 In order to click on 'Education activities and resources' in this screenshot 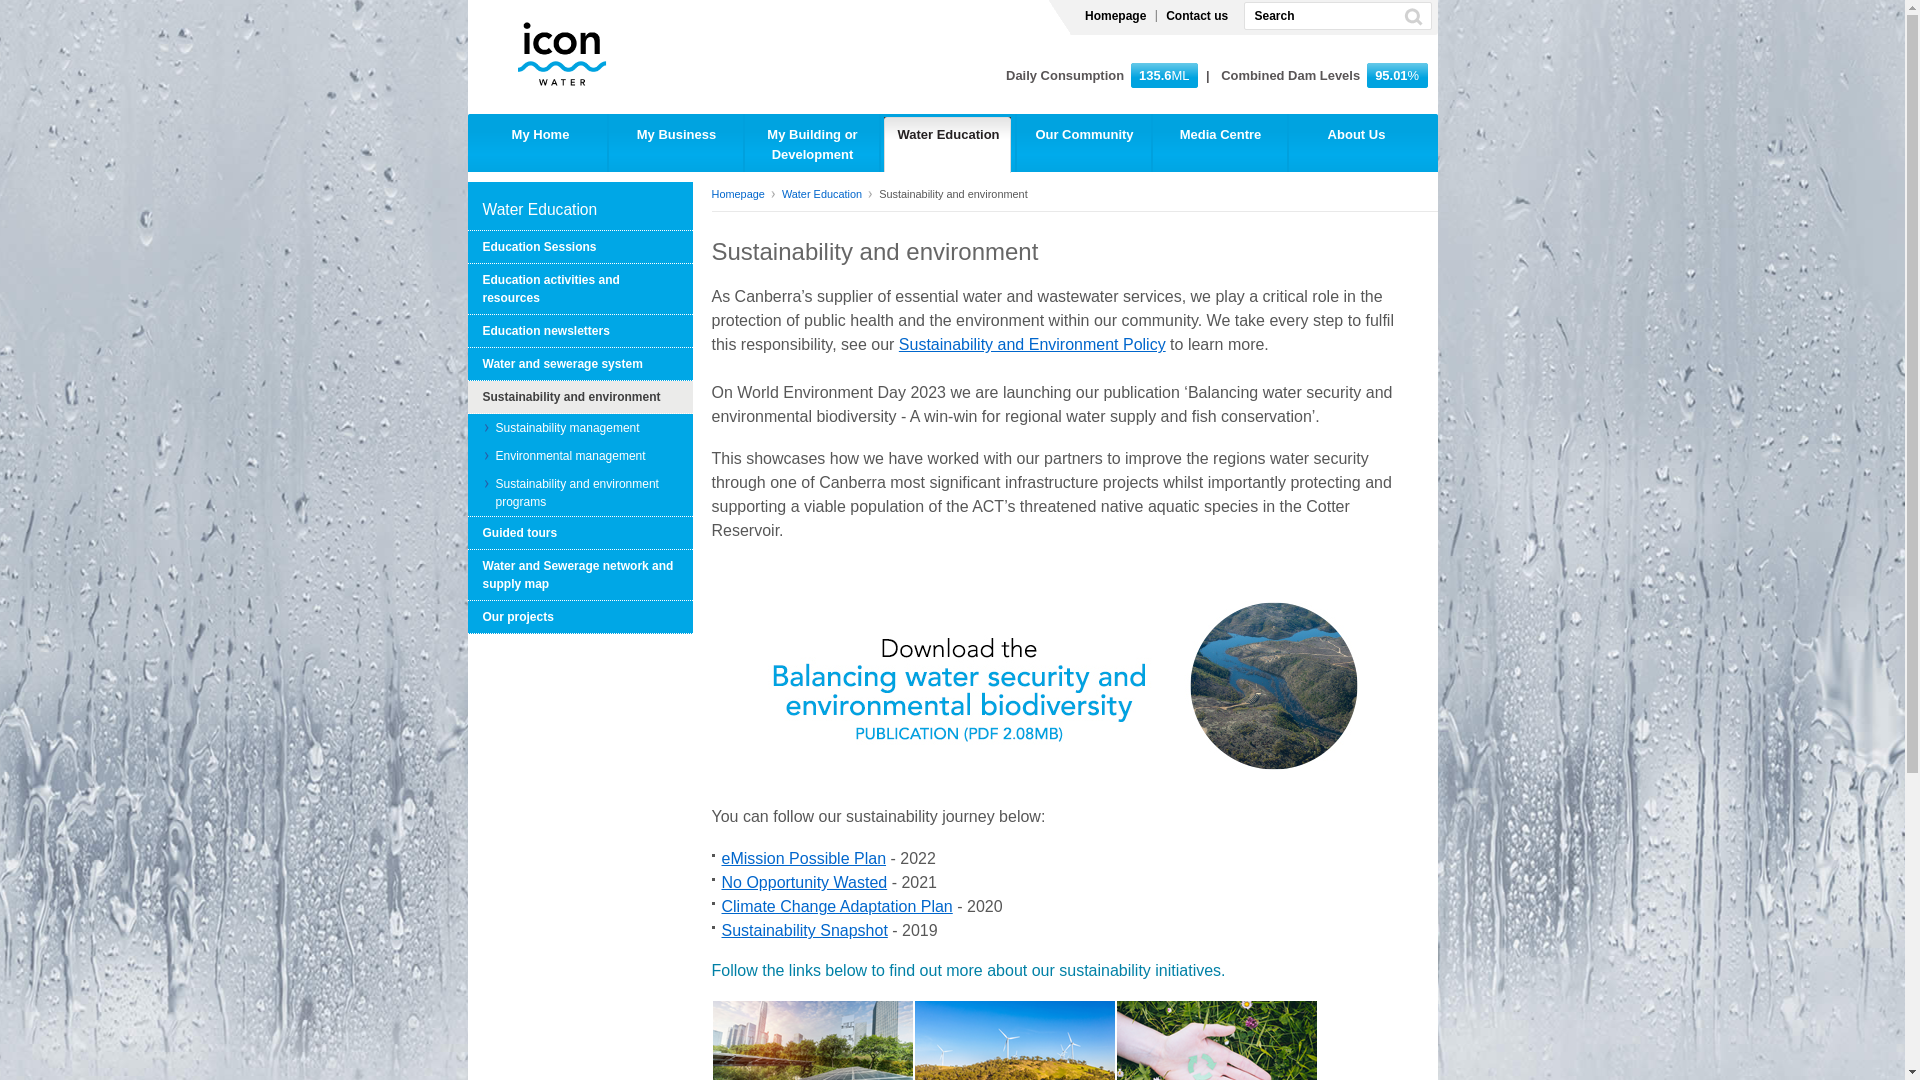, I will do `click(579, 289)`.